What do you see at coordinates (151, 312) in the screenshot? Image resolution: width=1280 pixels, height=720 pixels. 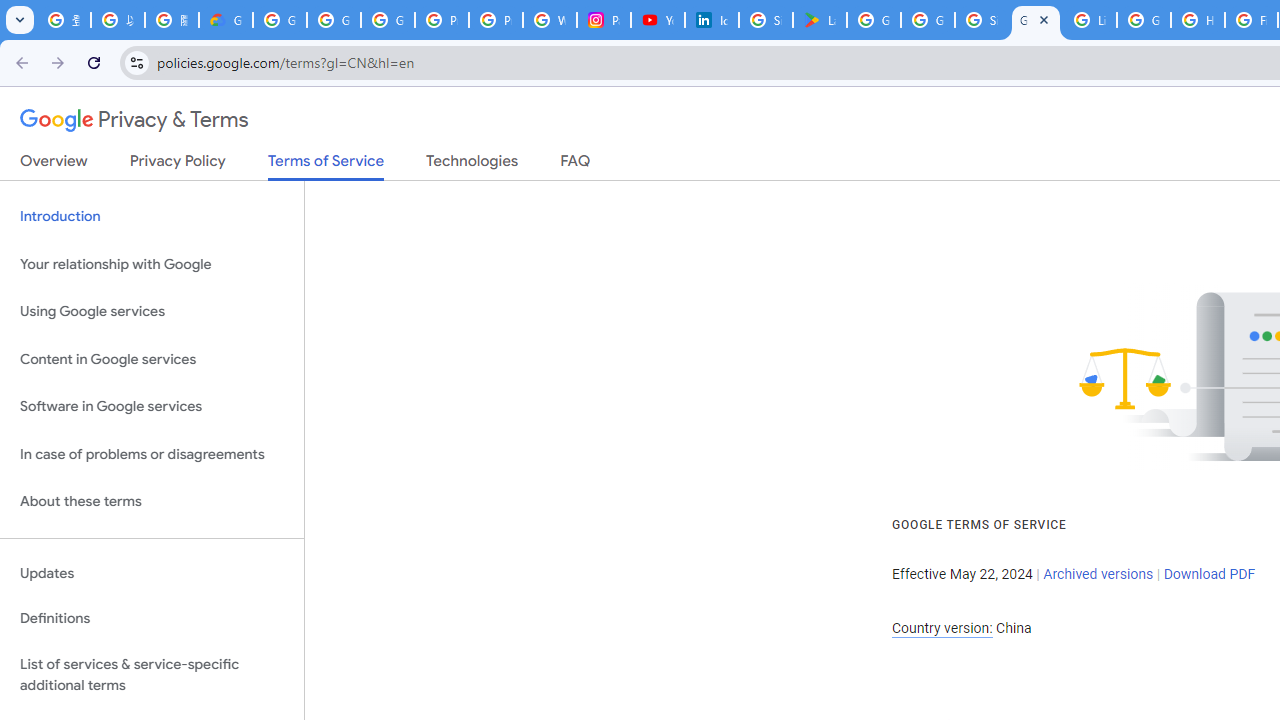 I see `'Using Google services'` at bounding box center [151, 312].